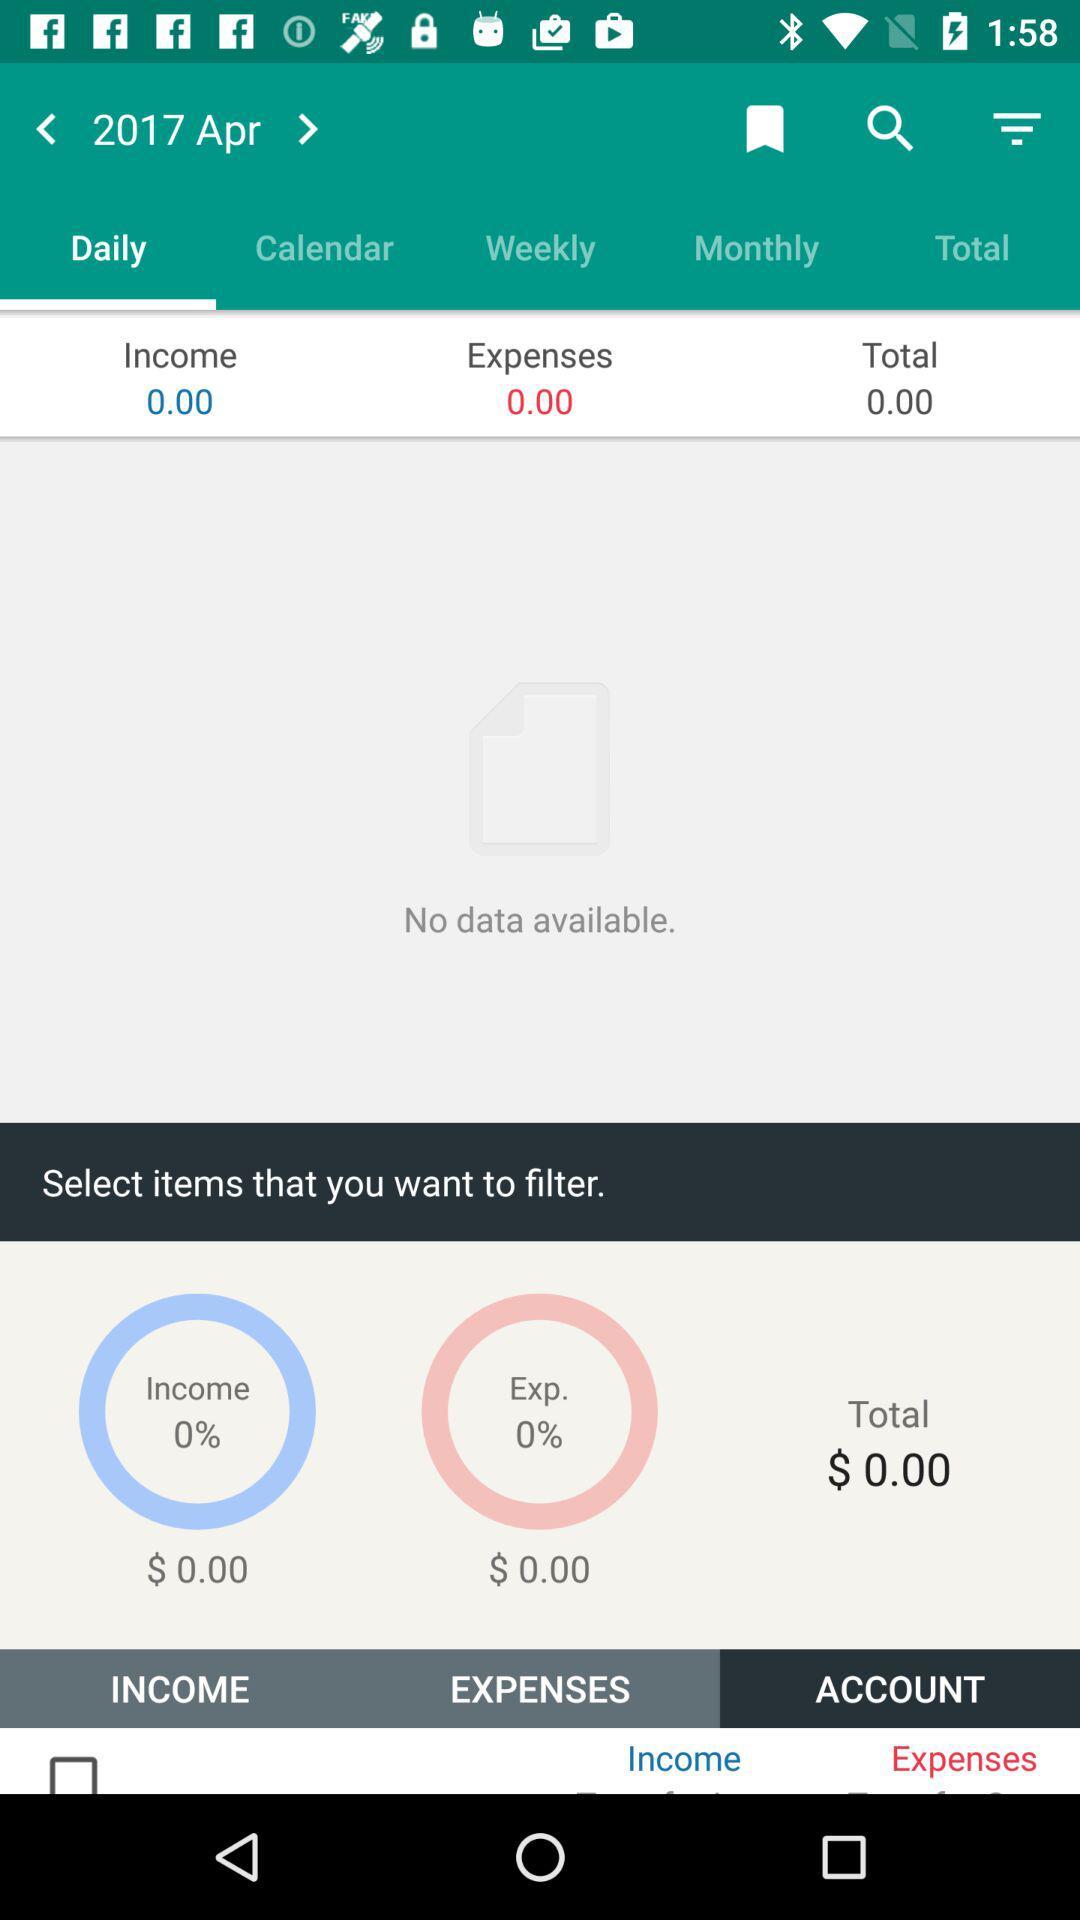  Describe the element at coordinates (45, 127) in the screenshot. I see `the arrow_backward icon` at that location.